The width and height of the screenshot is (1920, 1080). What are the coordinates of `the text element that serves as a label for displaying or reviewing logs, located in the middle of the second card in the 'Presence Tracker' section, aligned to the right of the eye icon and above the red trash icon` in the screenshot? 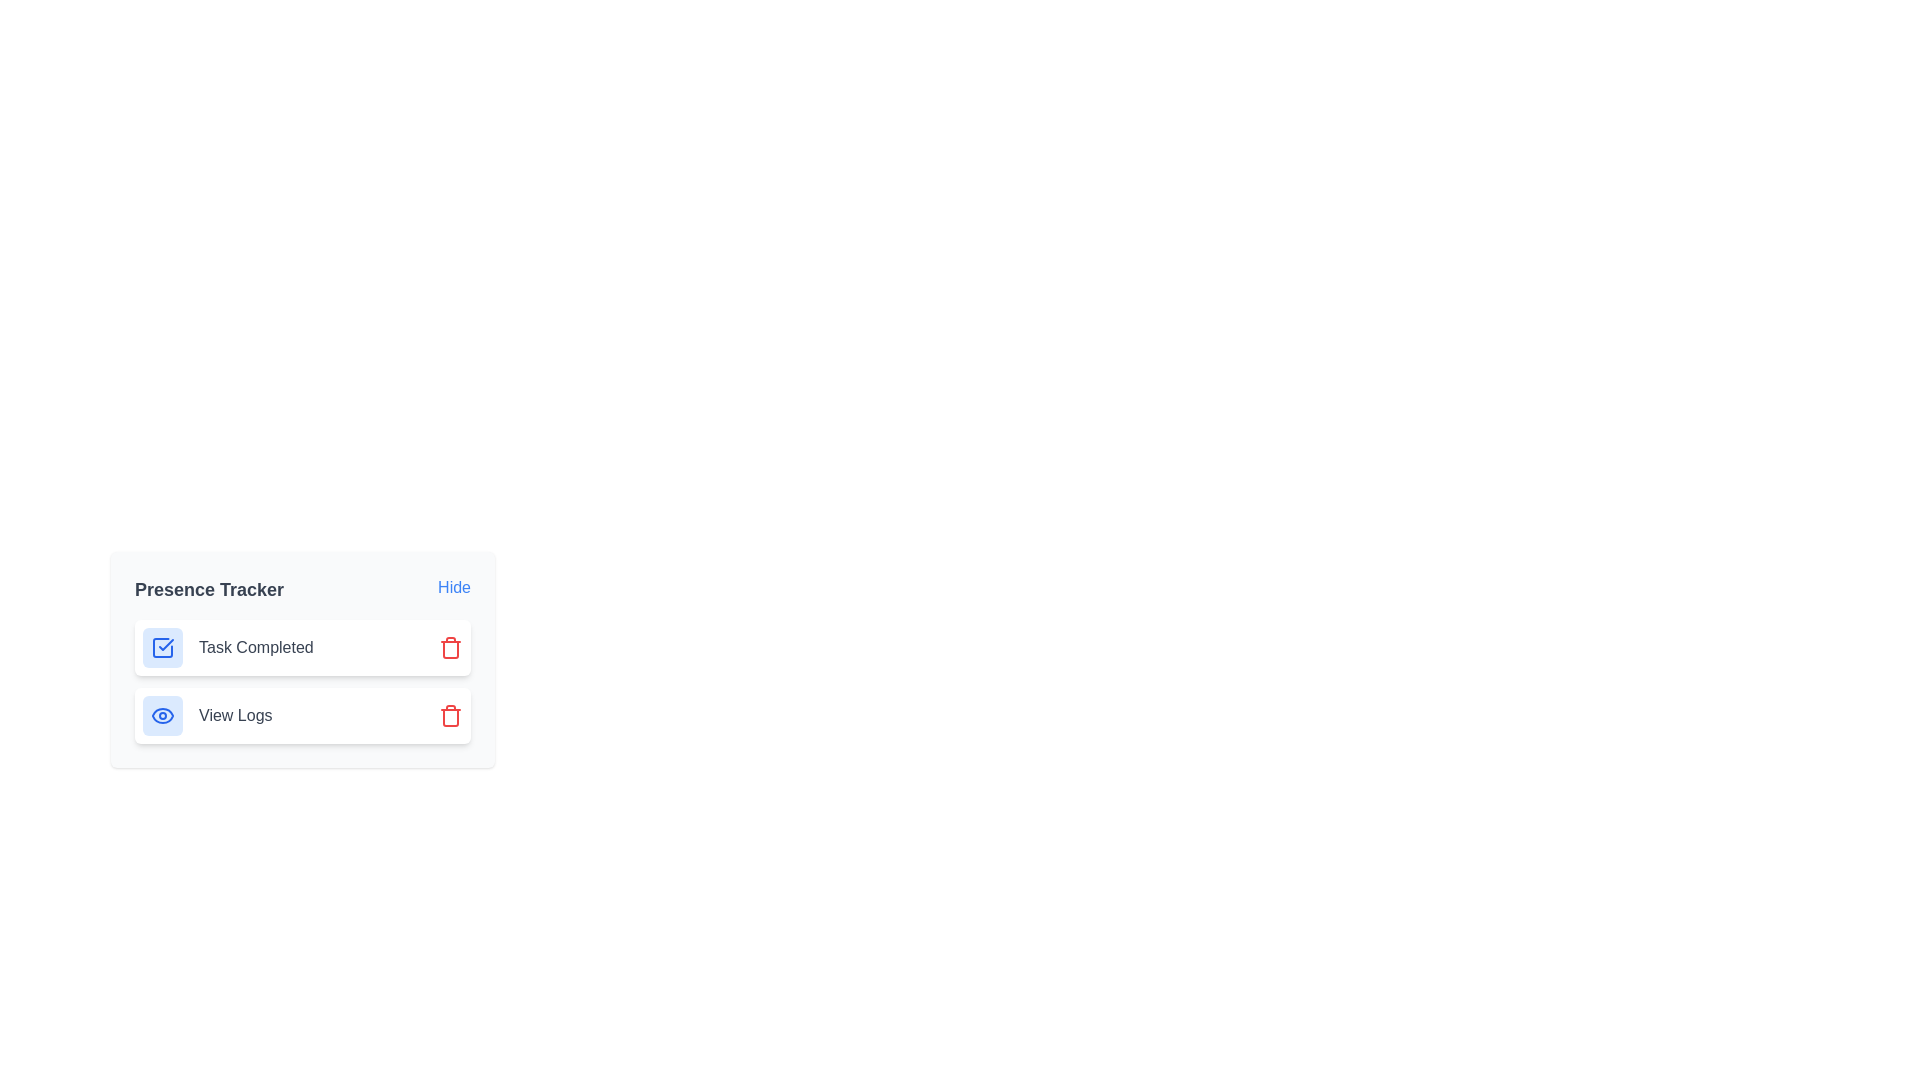 It's located at (235, 715).